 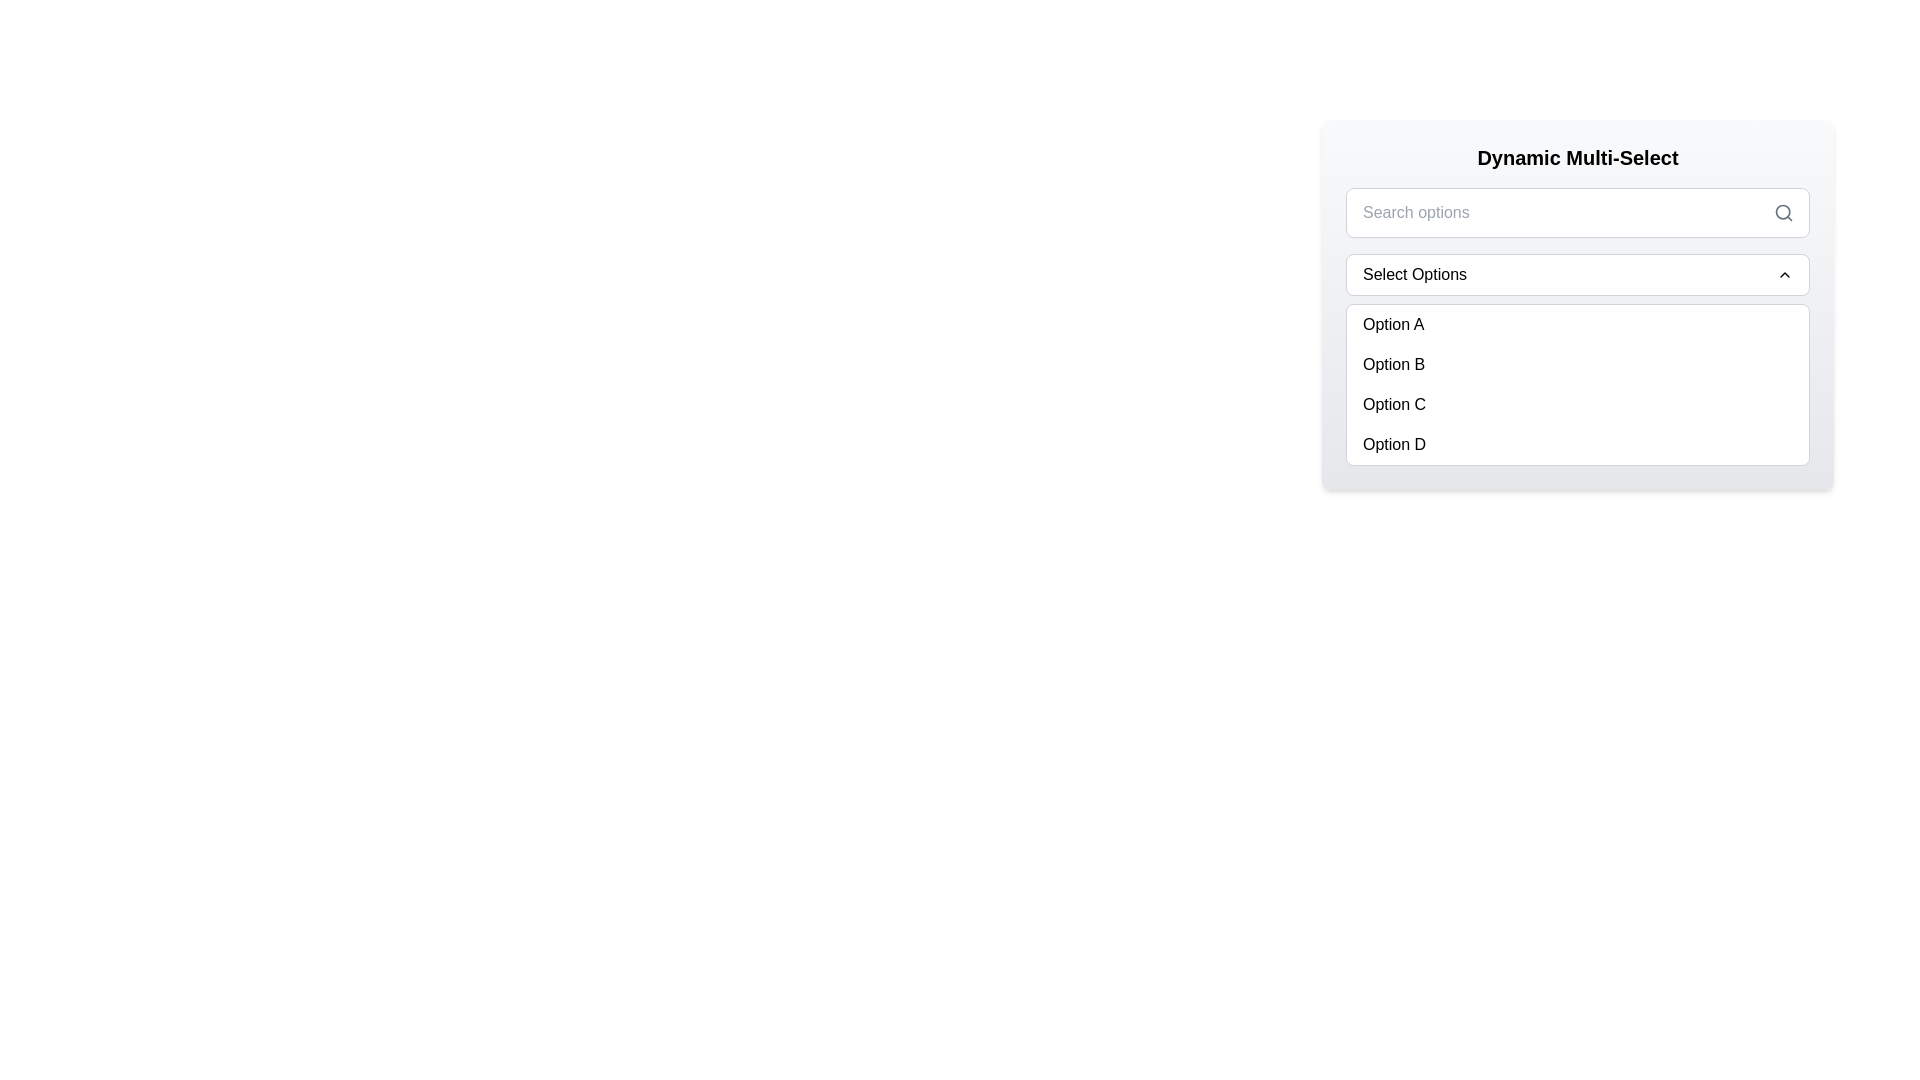 What do you see at coordinates (1392, 405) in the screenshot?
I see `the text-based selectable item 'Option C' in the dropdown menu` at bounding box center [1392, 405].